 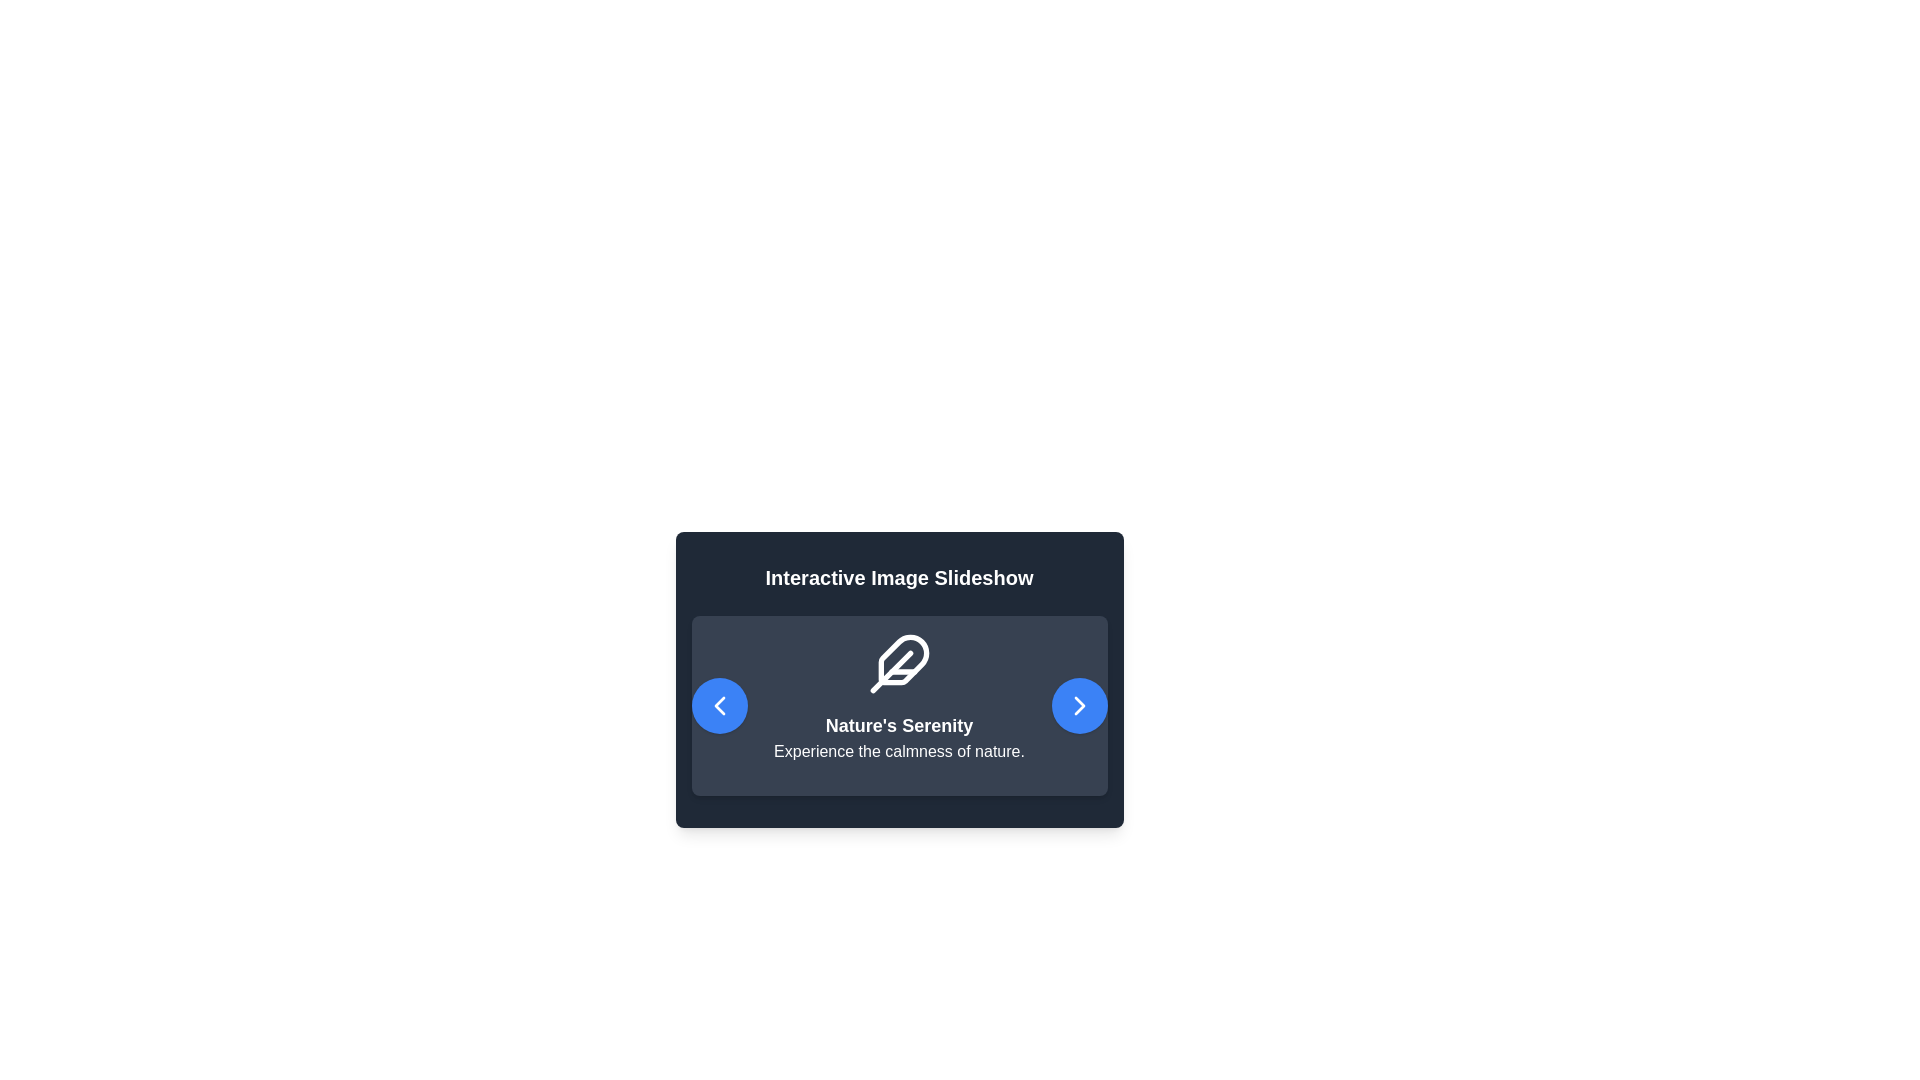 I want to click on the small, right-pointing chevron arrow icon, which is white against a blue circular background, located in the bottom-right corner of the dark-themed card titled 'Interactive Image Slideshow', so click(x=1078, y=704).